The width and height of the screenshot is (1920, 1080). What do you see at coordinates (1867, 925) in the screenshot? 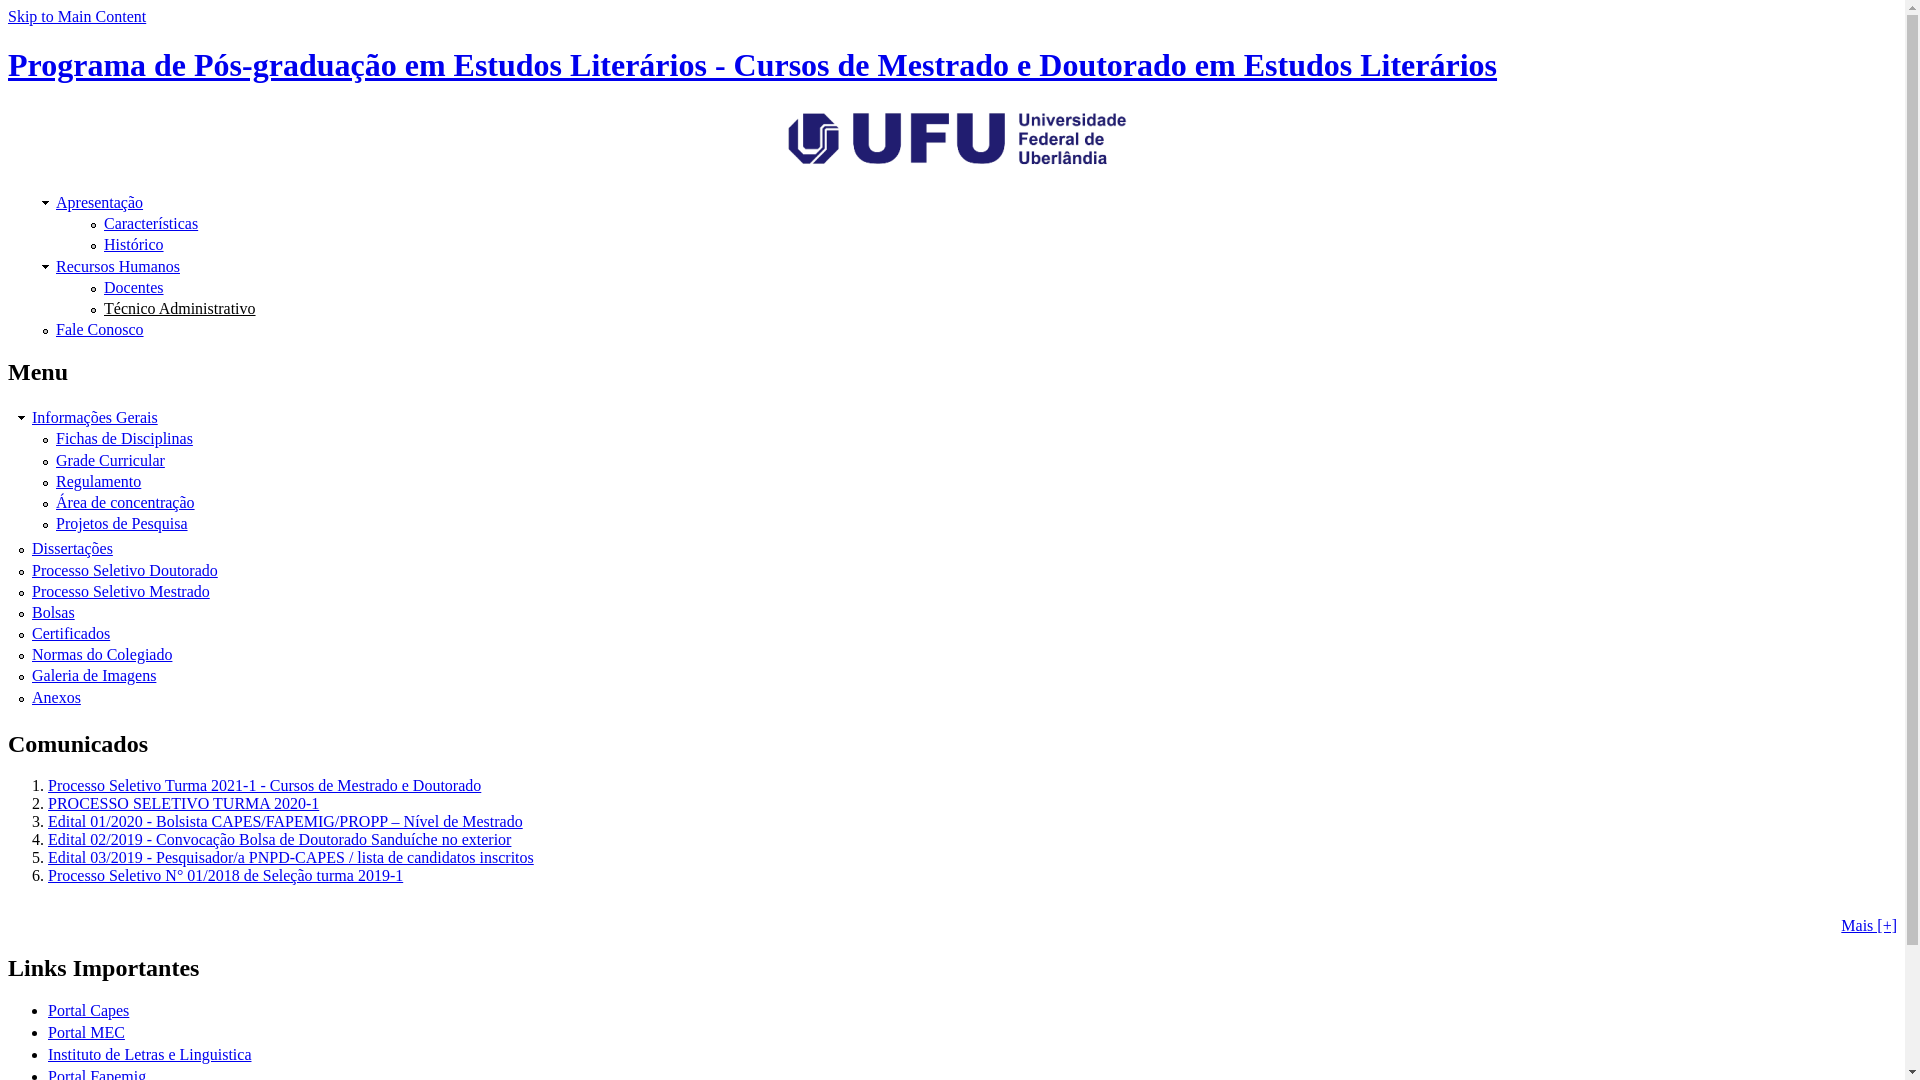
I see `'Mais [+]'` at bounding box center [1867, 925].